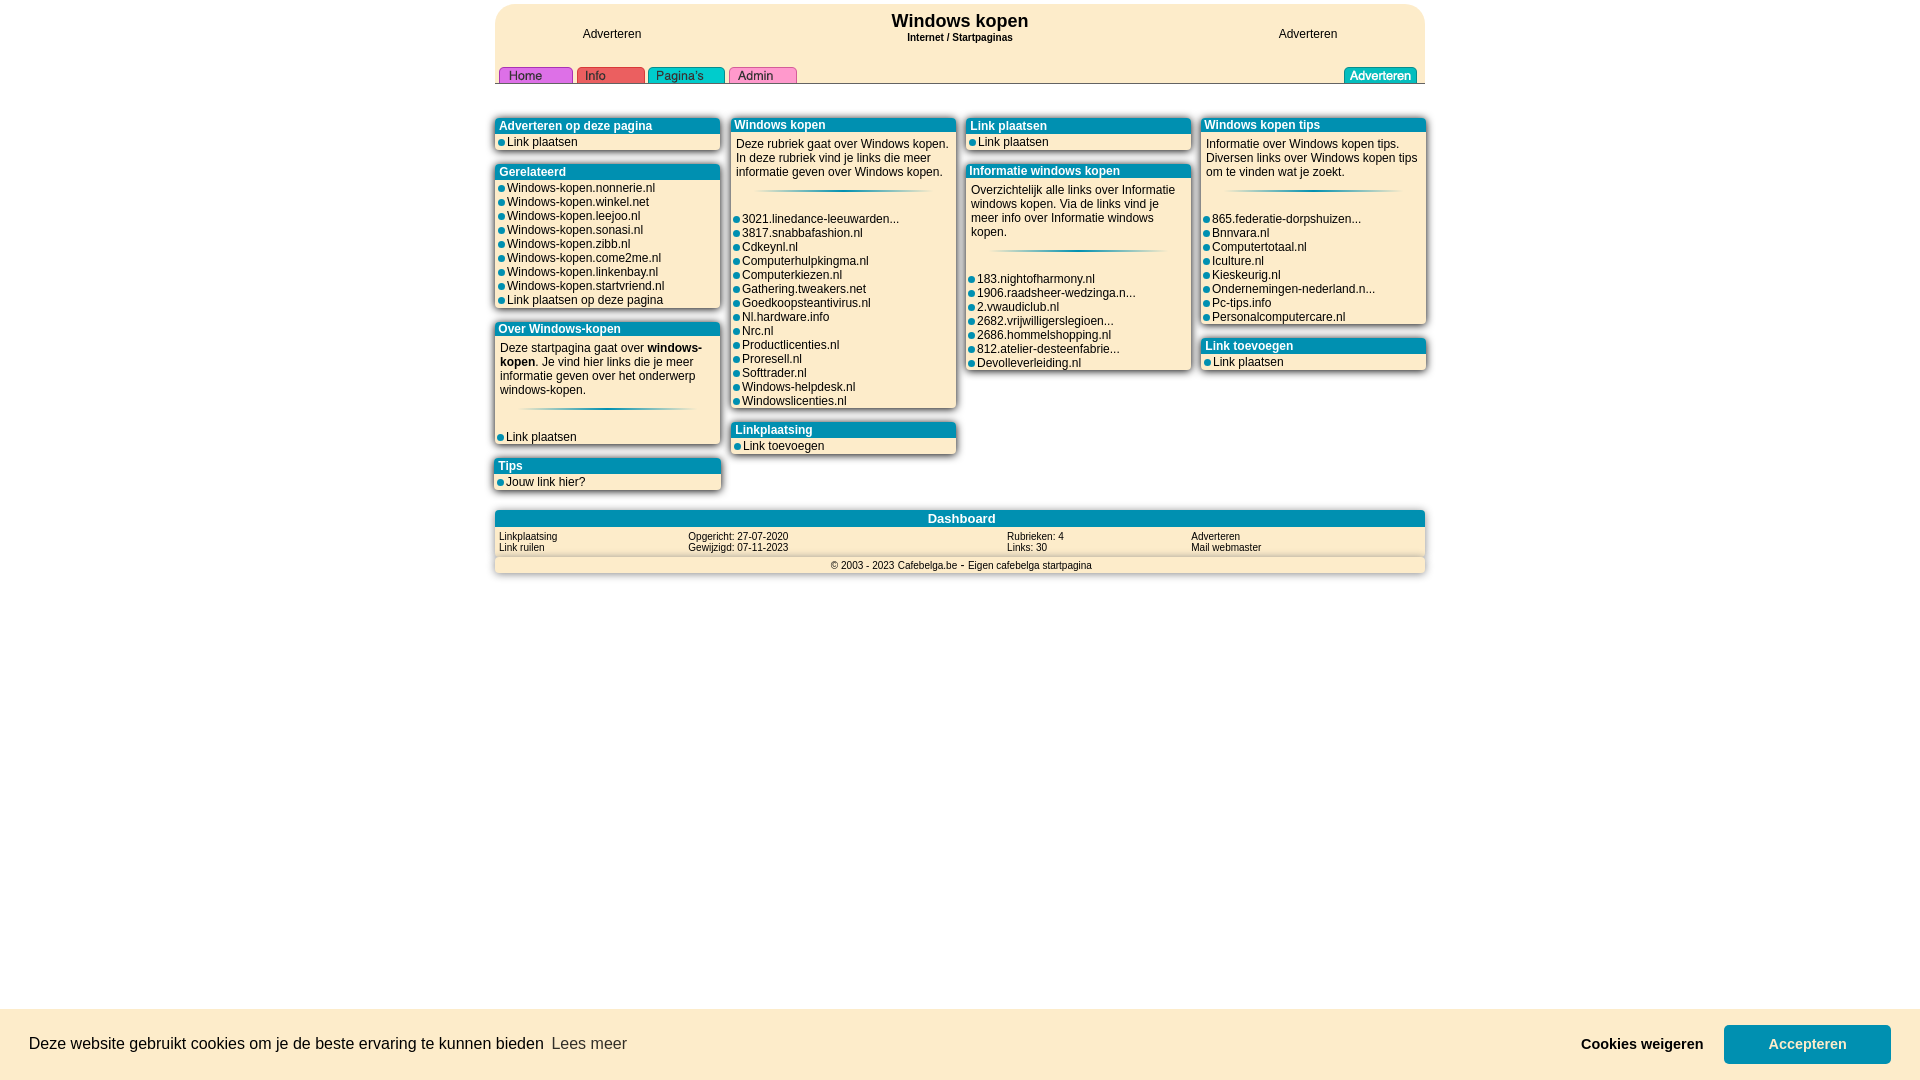  Describe the element at coordinates (926, 564) in the screenshot. I see `'Cafebelga.be'` at that location.